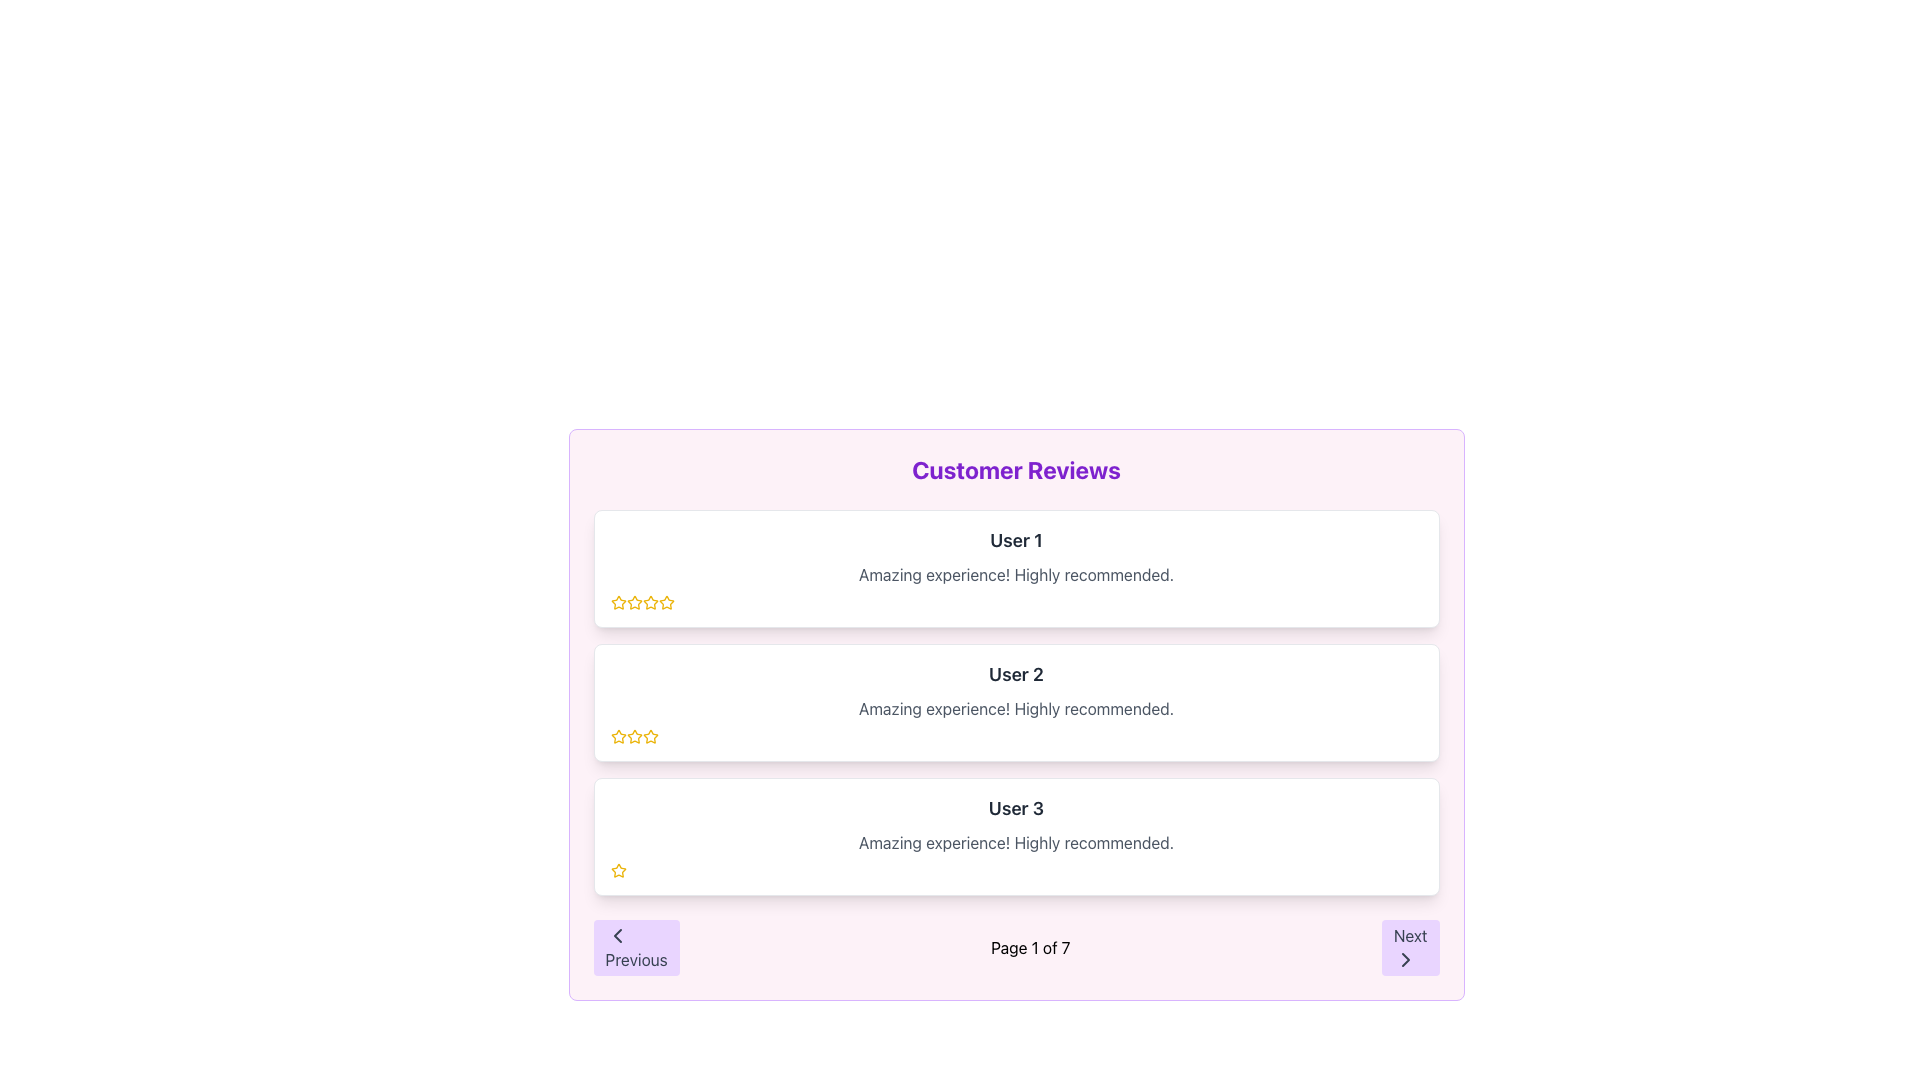  I want to click on the third gold-colored star icon in the 5-star rating system, located in the first user review section labeled 'User 1', so click(650, 601).